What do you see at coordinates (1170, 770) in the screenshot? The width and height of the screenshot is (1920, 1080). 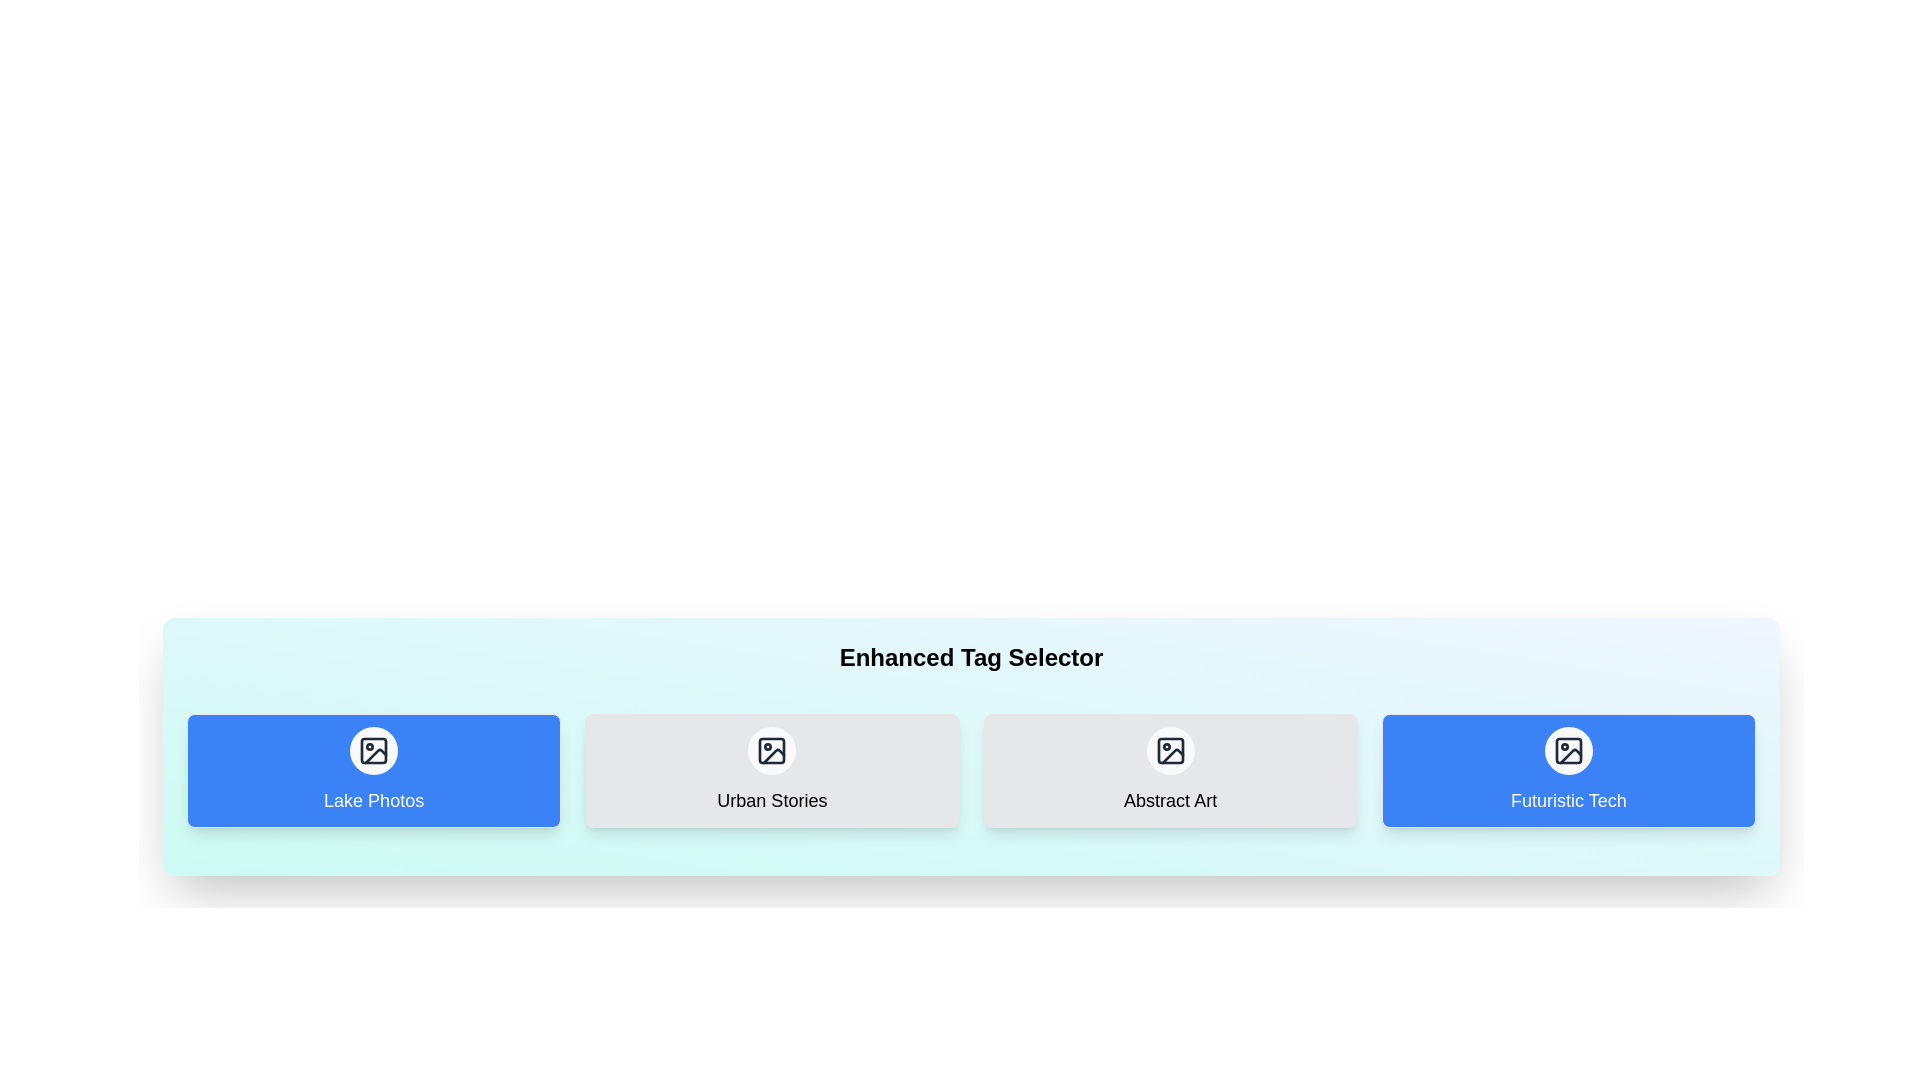 I see `the tag identified by Abstract Art` at bounding box center [1170, 770].